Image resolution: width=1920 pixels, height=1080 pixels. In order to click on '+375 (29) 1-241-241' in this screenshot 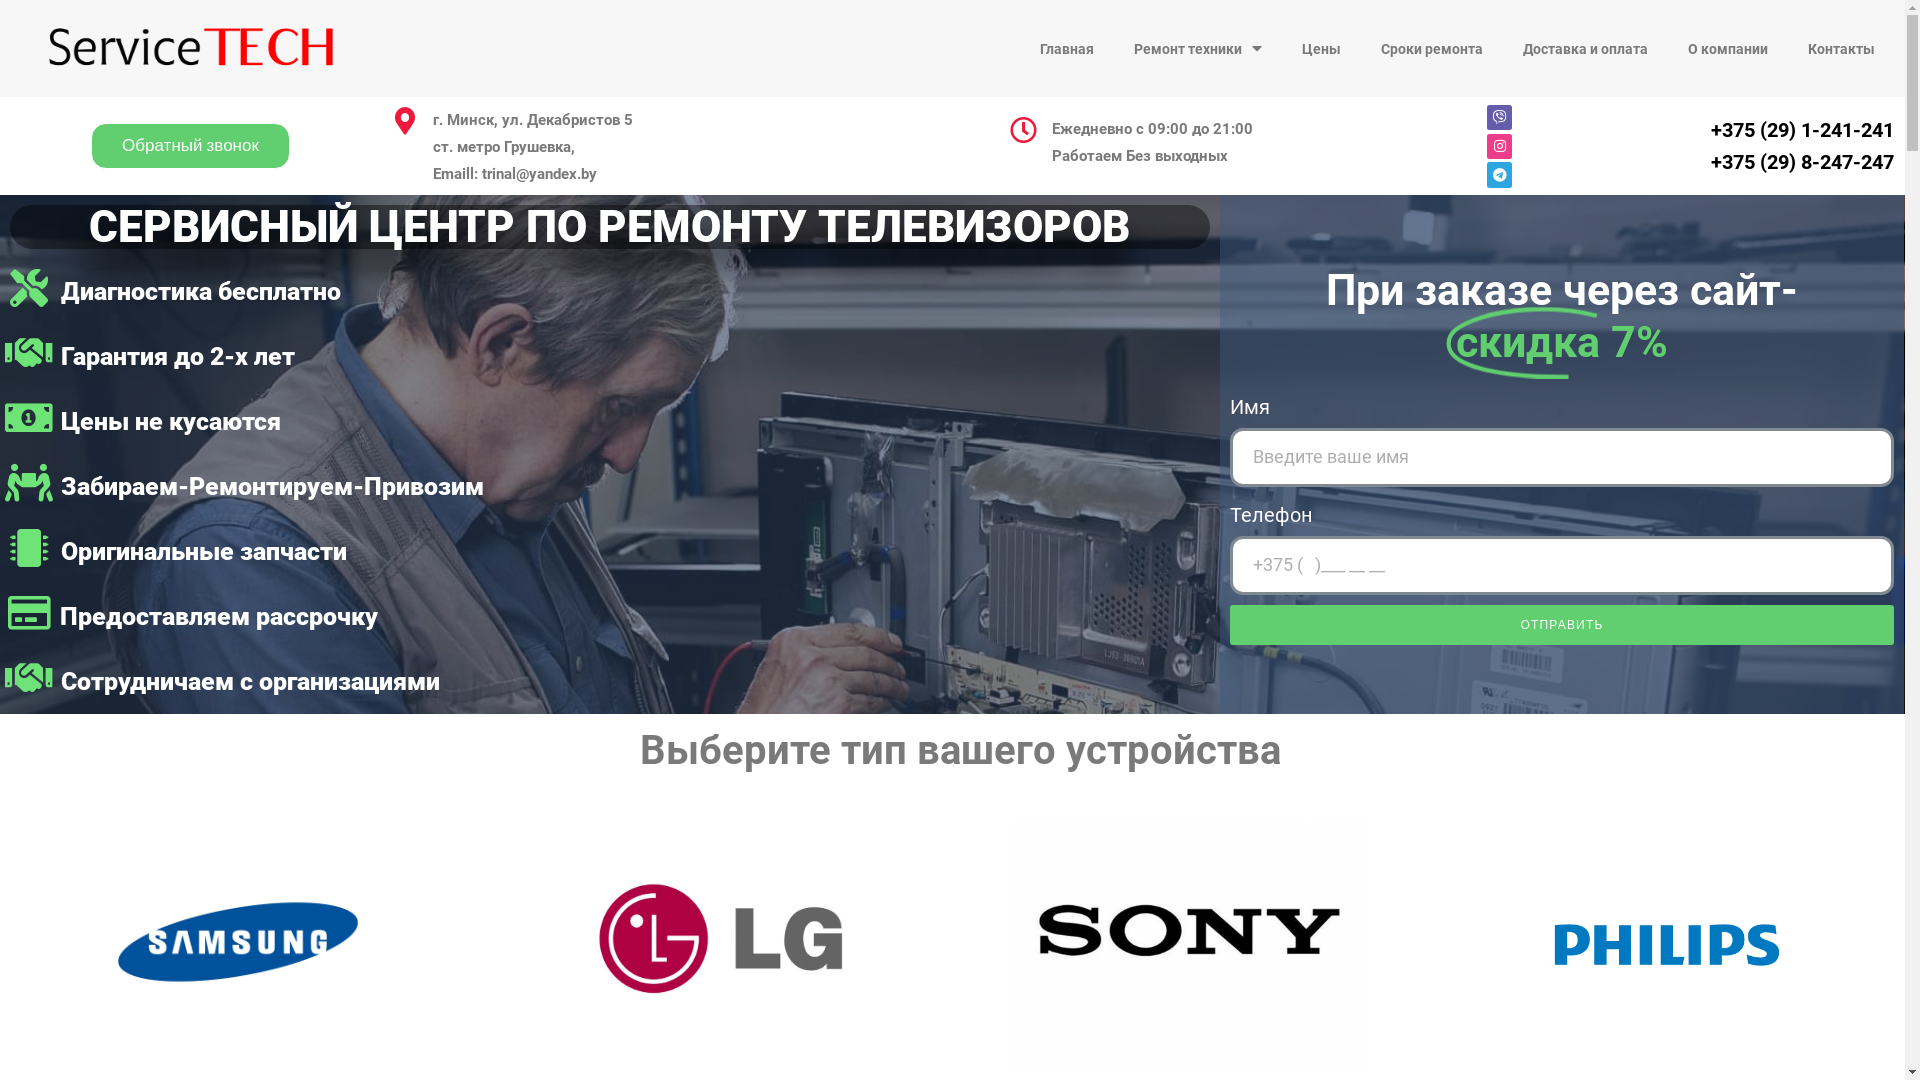, I will do `click(1802, 130)`.